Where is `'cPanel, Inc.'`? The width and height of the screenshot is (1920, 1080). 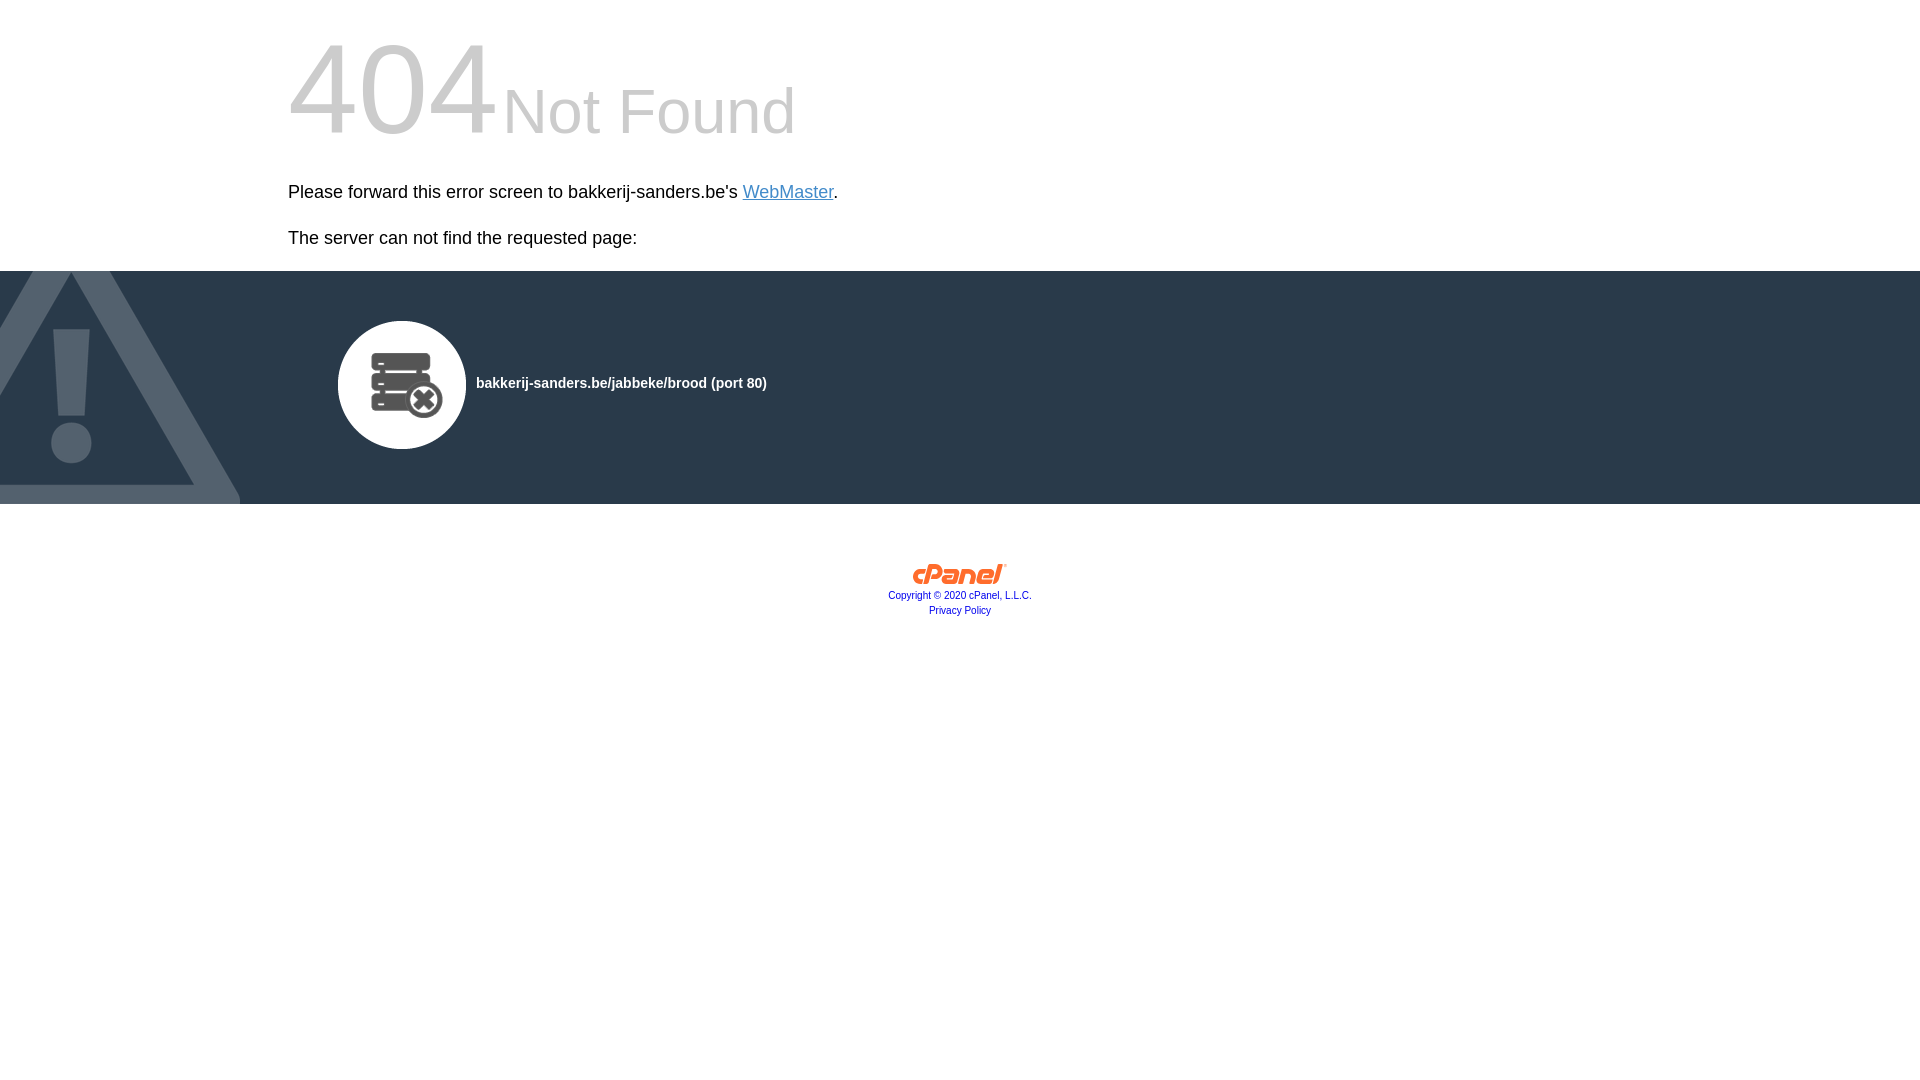 'cPanel, Inc.' is located at coordinates (960, 578).